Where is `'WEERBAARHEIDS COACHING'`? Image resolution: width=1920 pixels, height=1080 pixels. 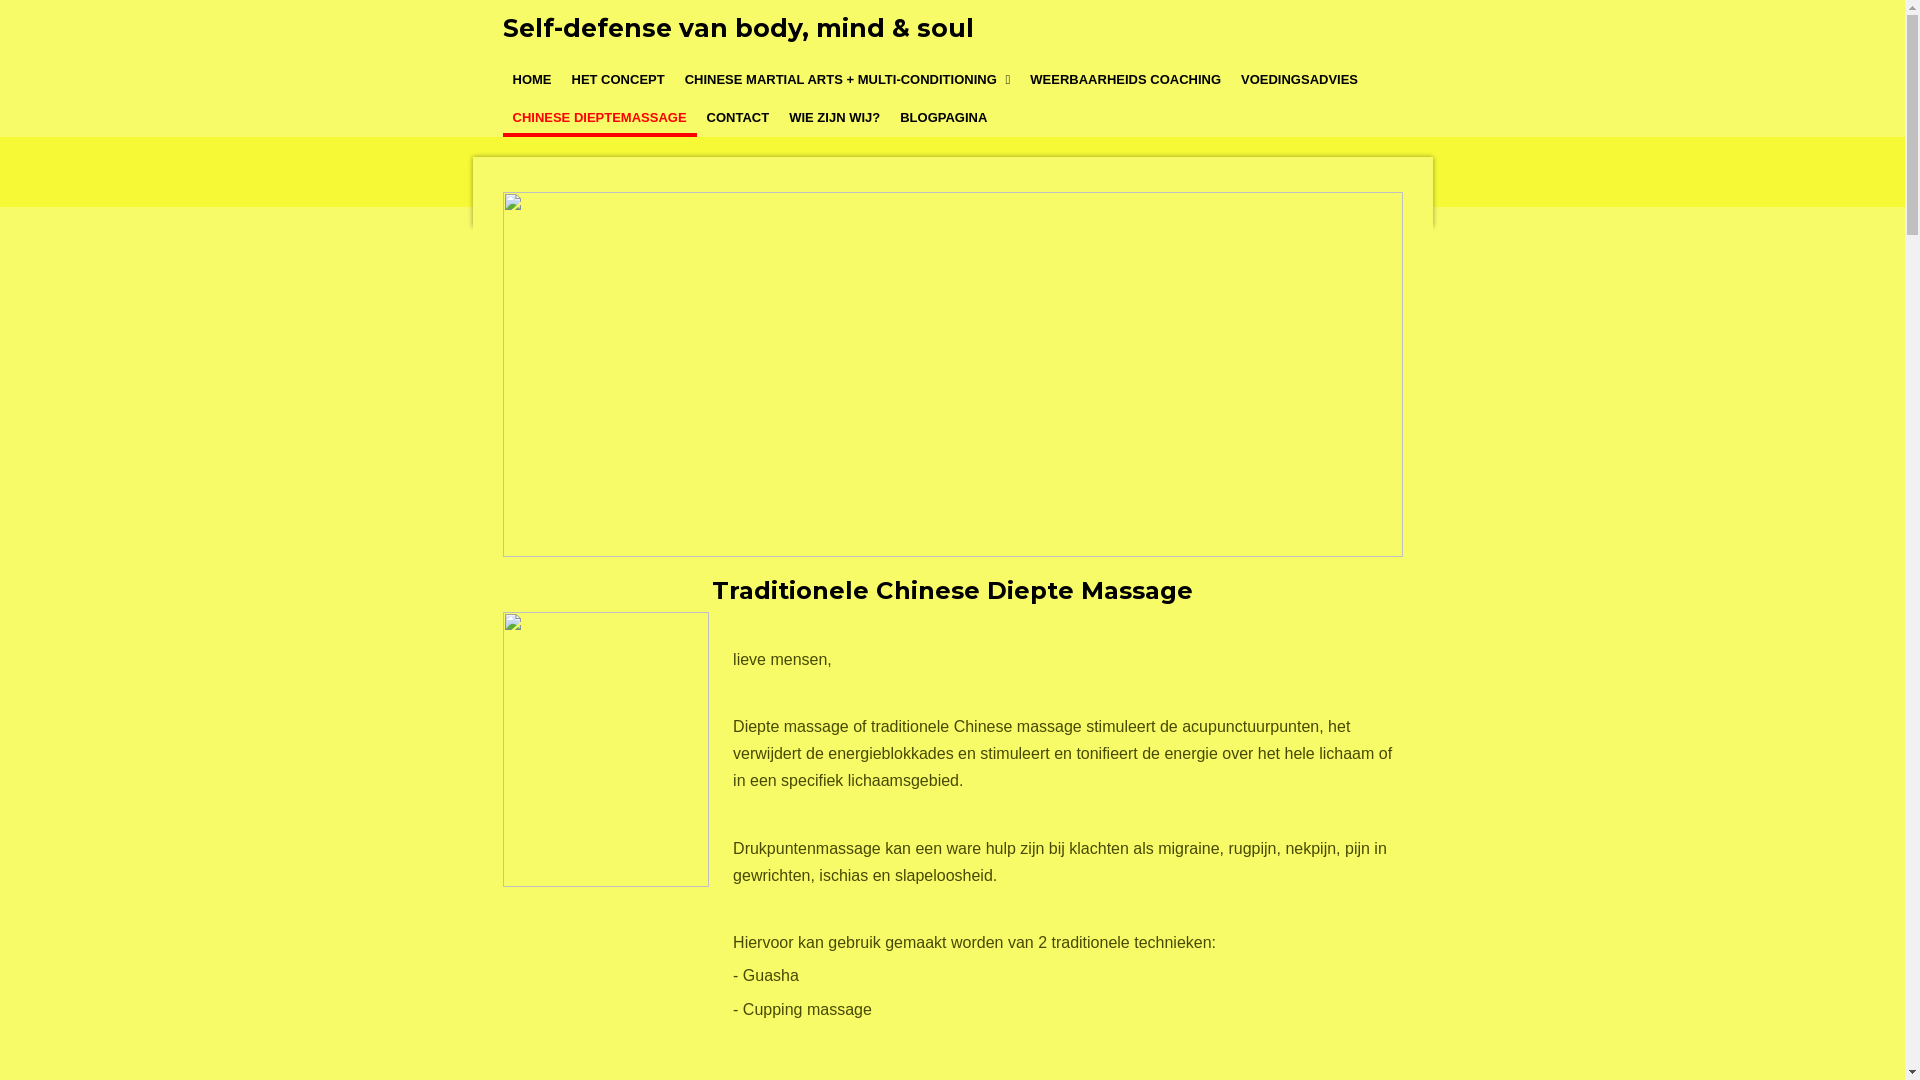
'WEERBAARHEIDS COACHING' is located at coordinates (1125, 79).